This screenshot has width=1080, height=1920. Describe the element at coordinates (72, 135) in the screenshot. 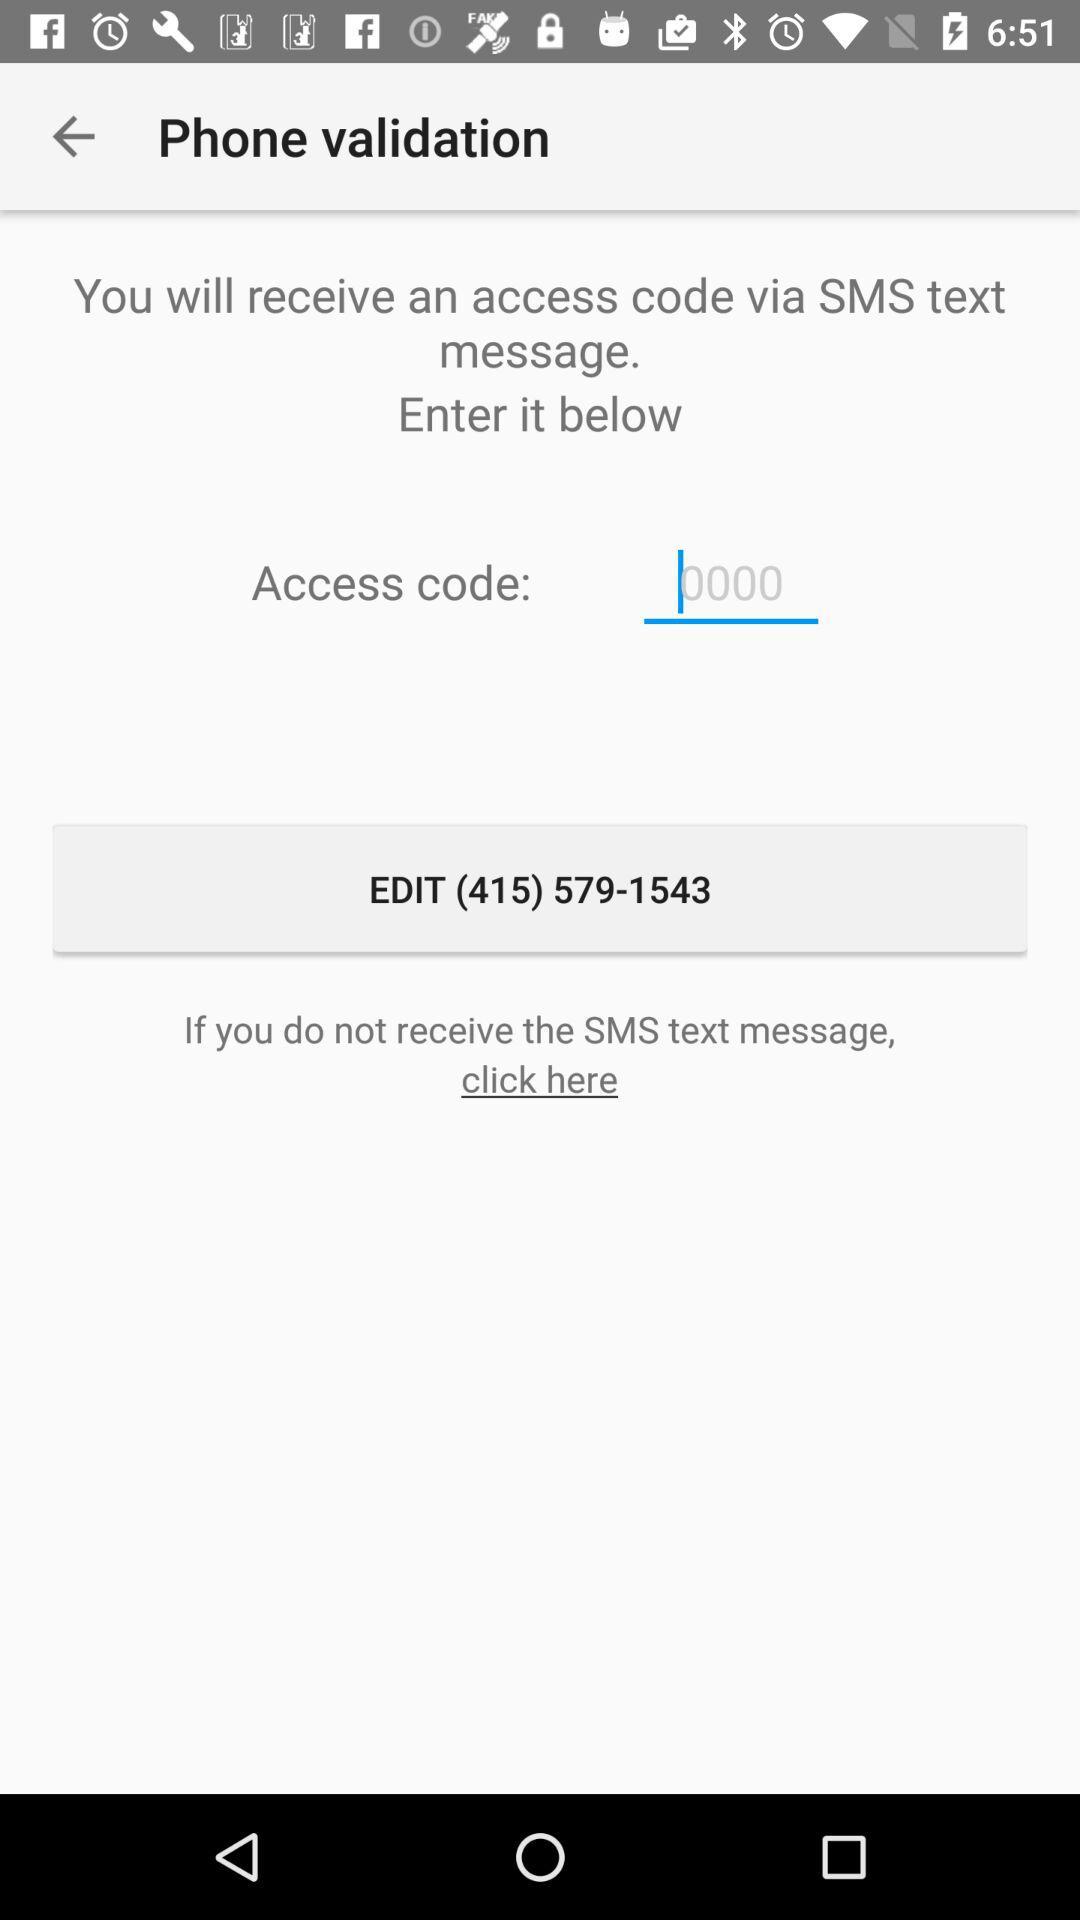

I see `icon above you will receive icon` at that location.